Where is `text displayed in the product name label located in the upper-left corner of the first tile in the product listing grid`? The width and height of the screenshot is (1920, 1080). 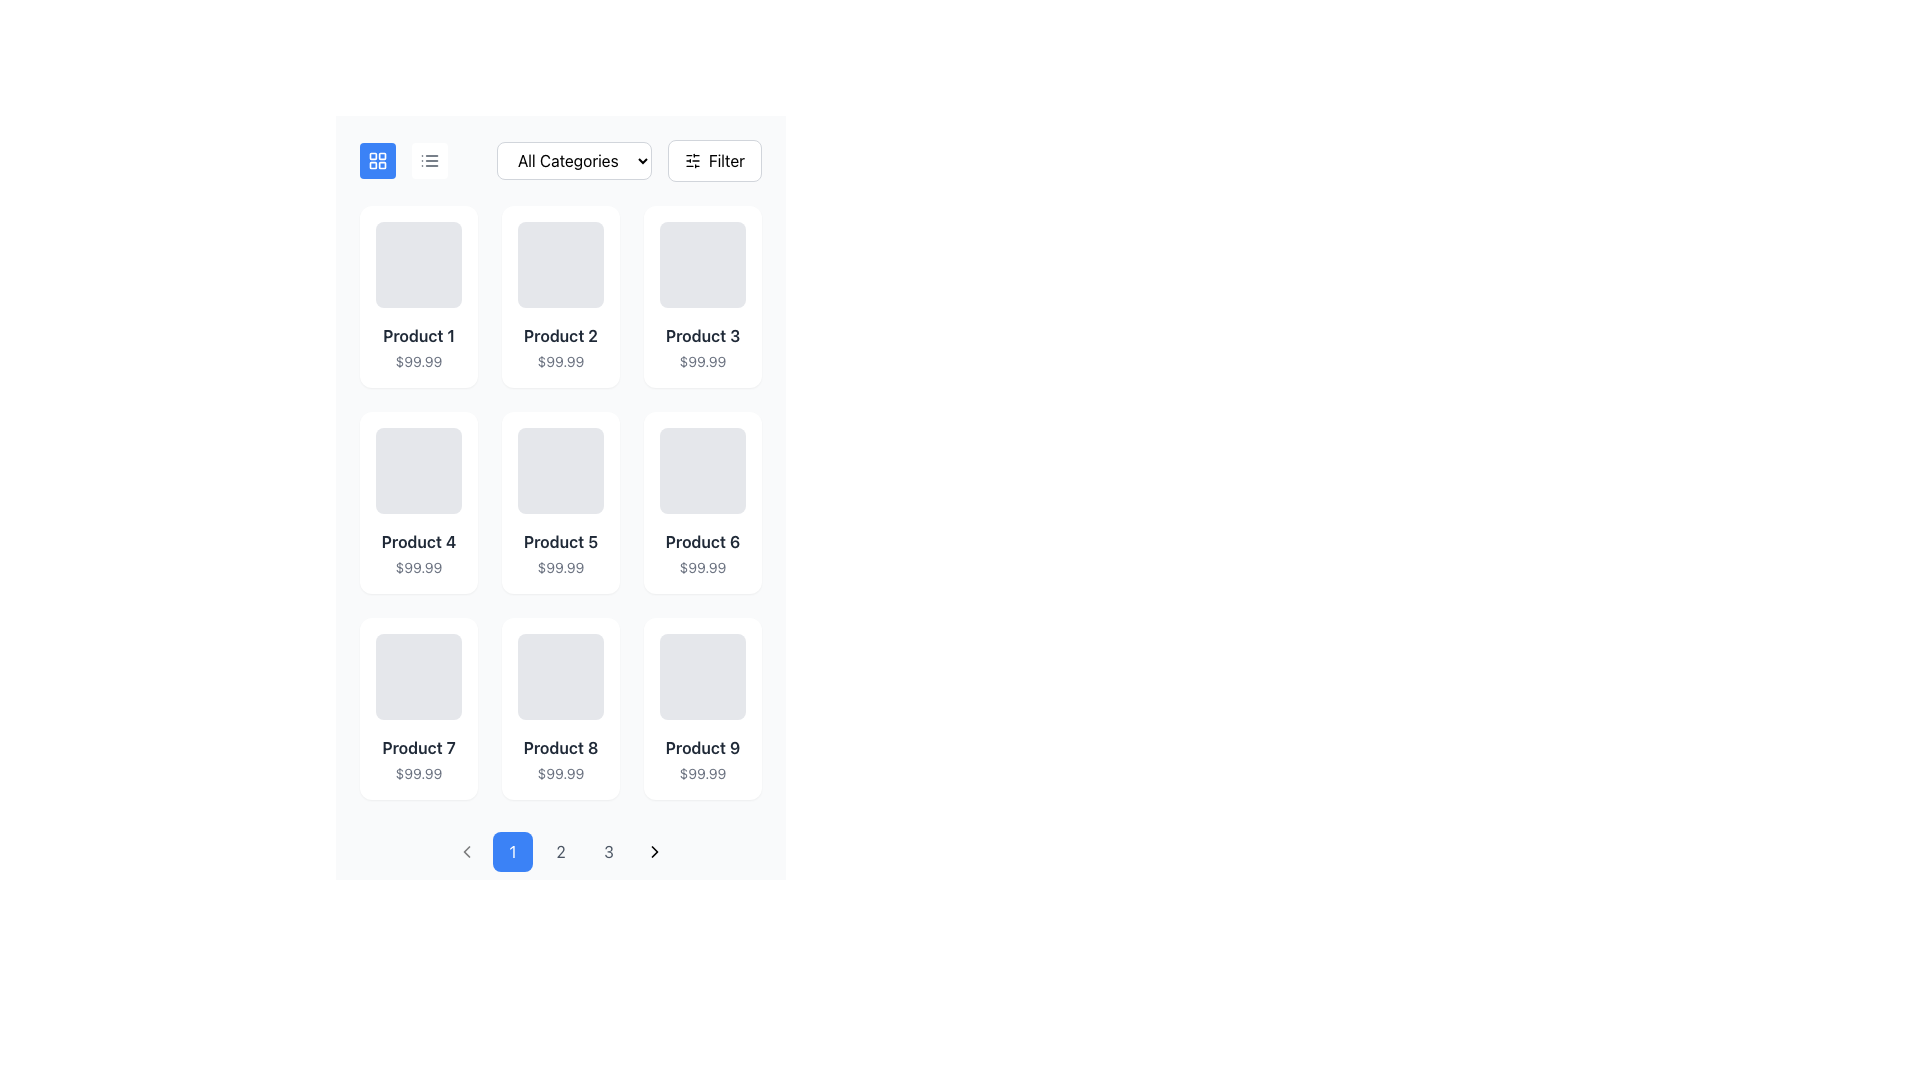 text displayed in the product name label located in the upper-left corner of the first tile in the product listing grid is located at coordinates (417, 334).